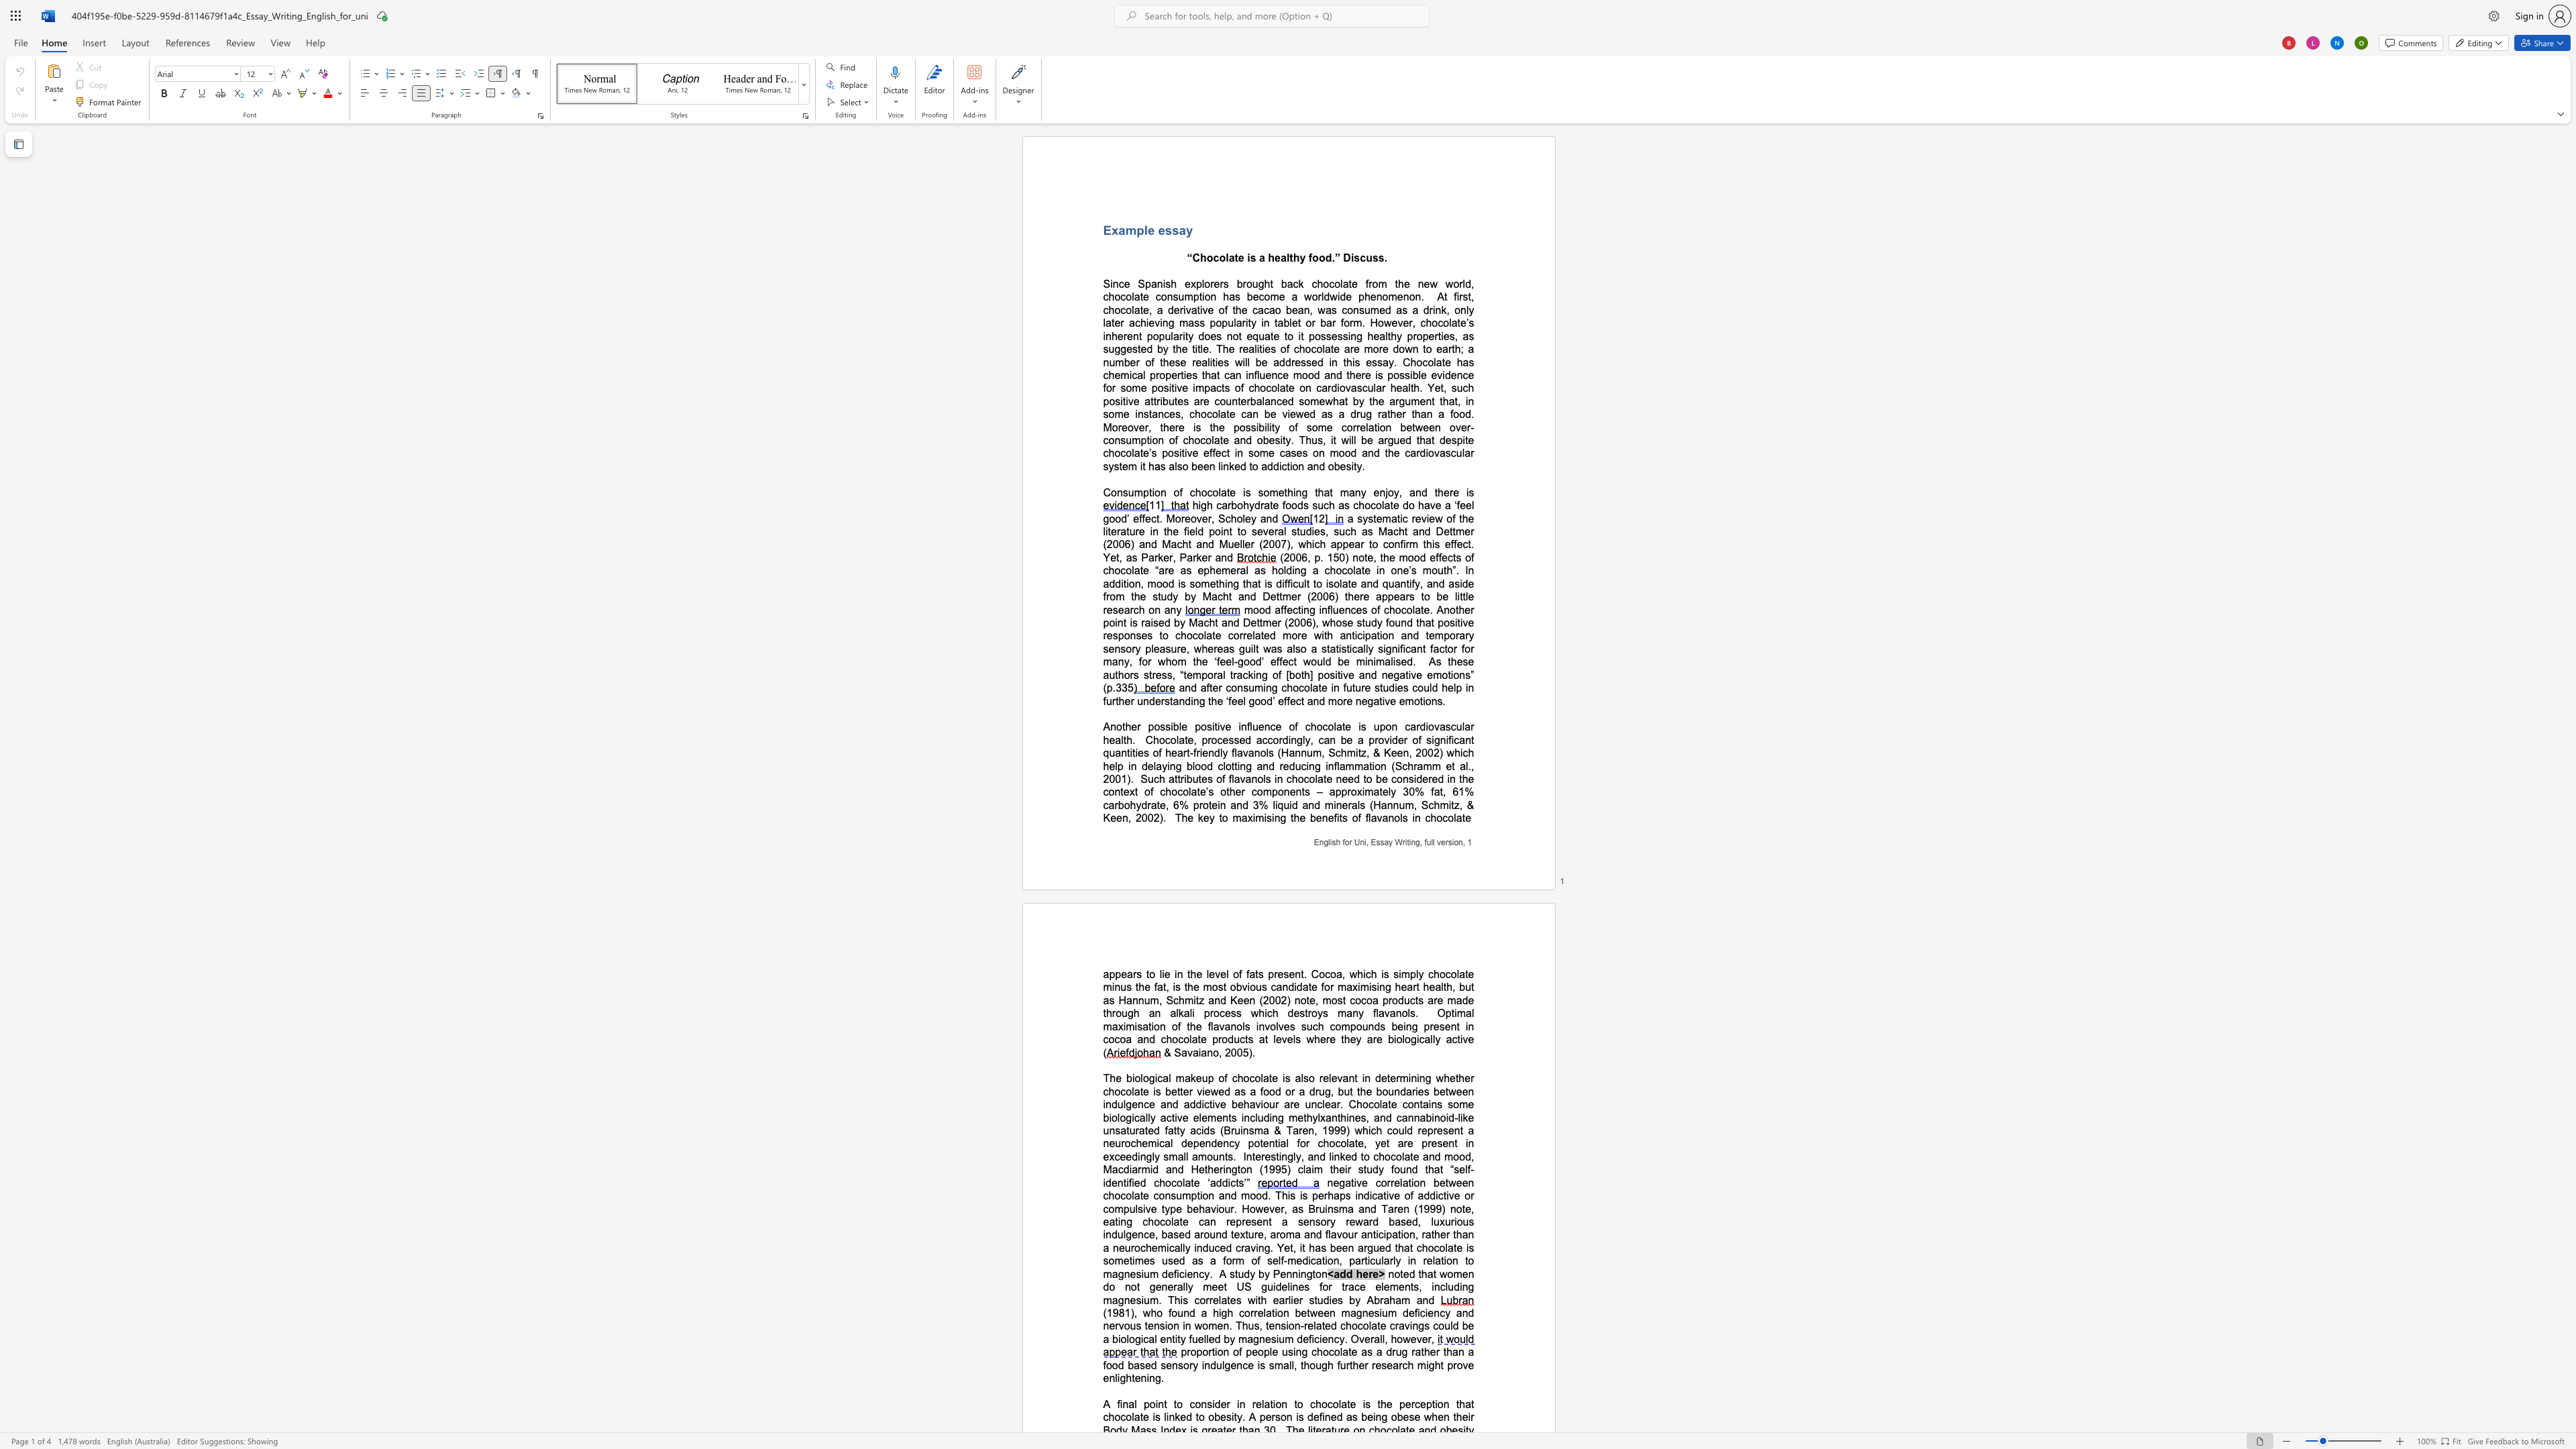  What do you see at coordinates (1273, 517) in the screenshot?
I see `the 5th character "d" in the text` at bounding box center [1273, 517].